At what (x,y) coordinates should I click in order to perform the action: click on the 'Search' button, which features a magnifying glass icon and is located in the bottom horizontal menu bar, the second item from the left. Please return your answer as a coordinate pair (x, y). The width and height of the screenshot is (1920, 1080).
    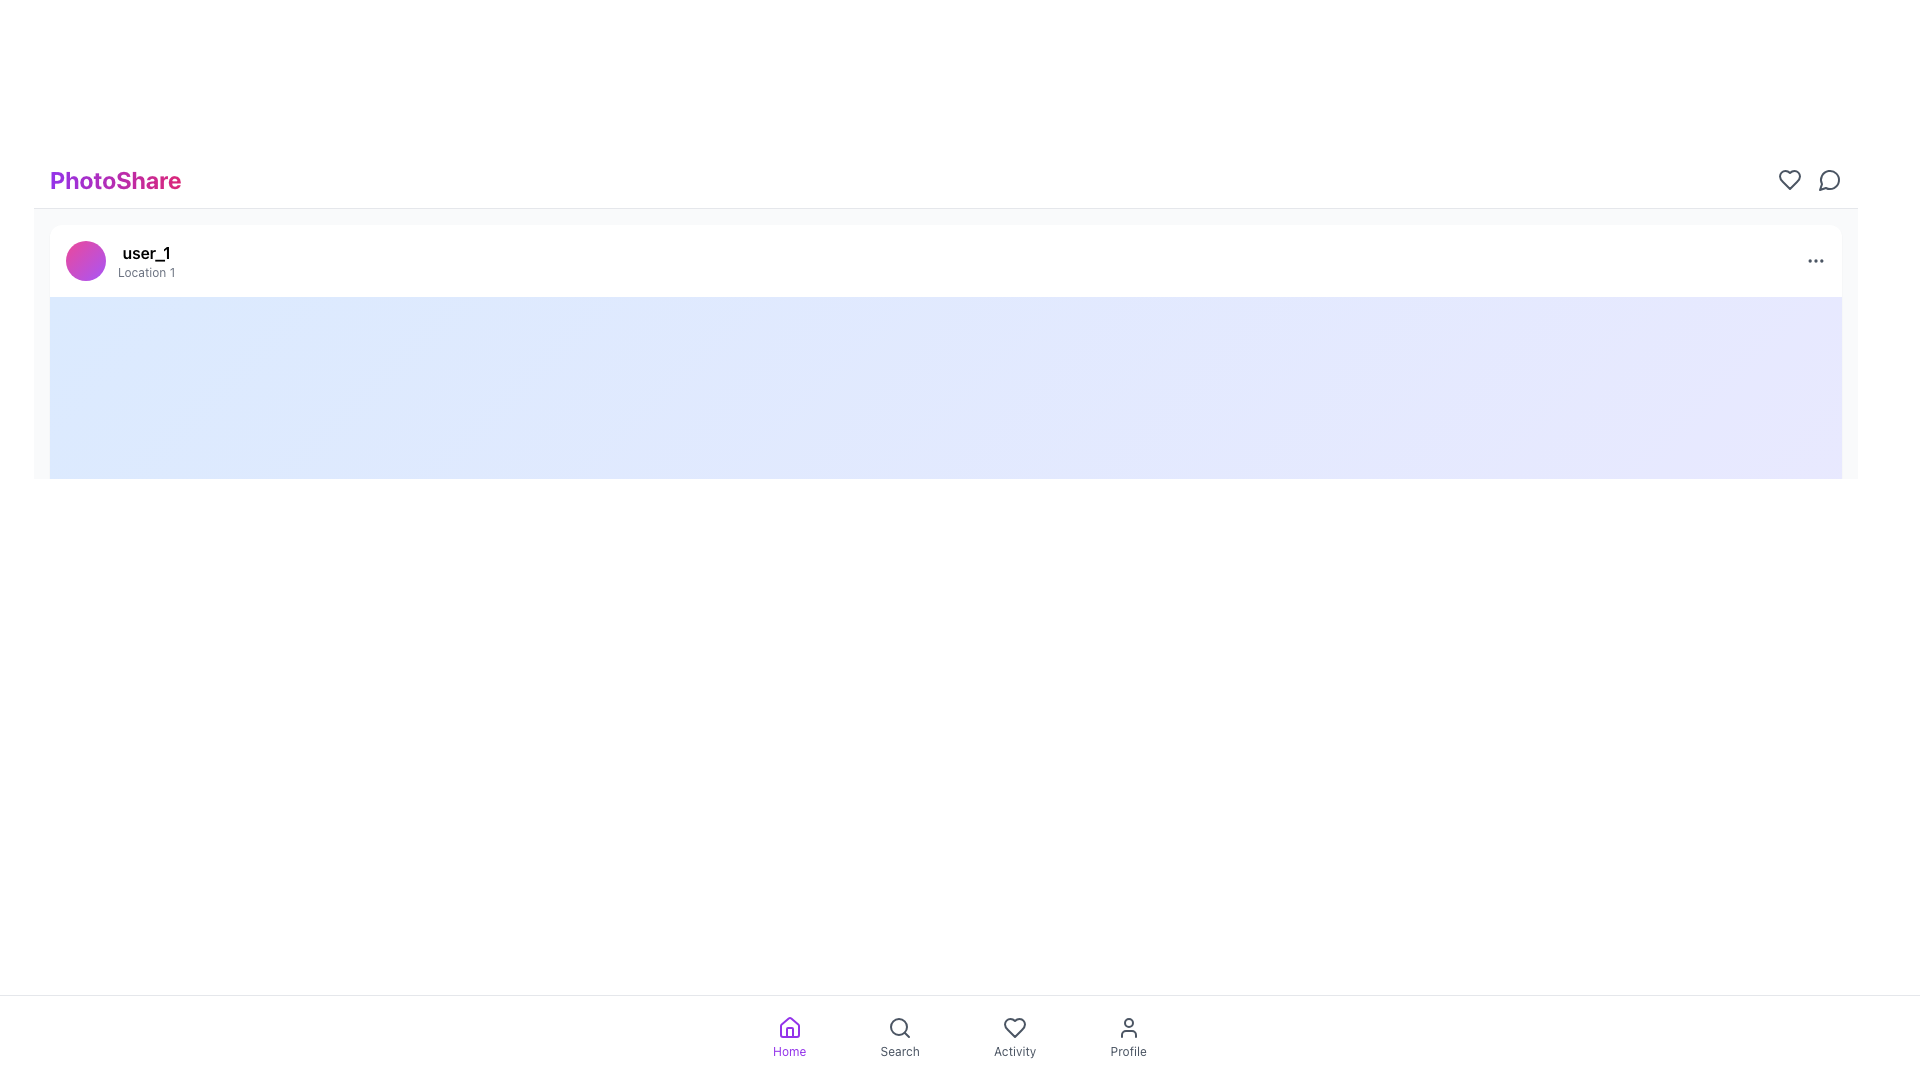
    Looking at the image, I should click on (899, 1036).